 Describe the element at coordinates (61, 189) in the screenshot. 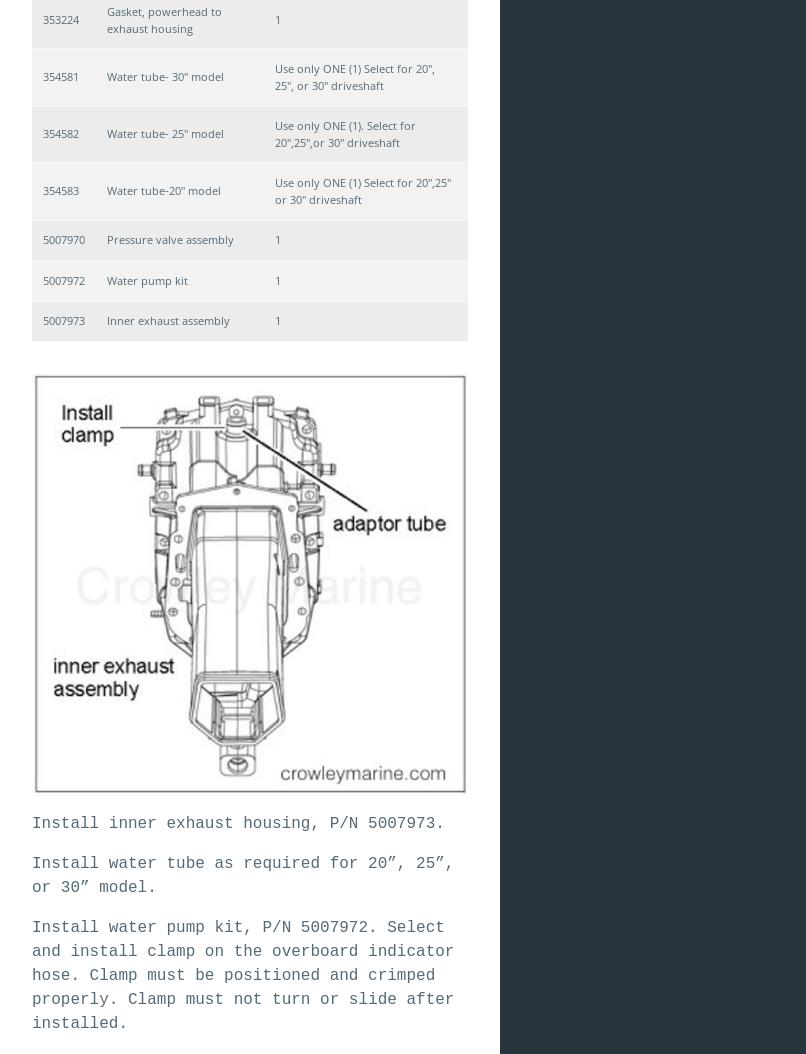

I see `'354583'` at that location.